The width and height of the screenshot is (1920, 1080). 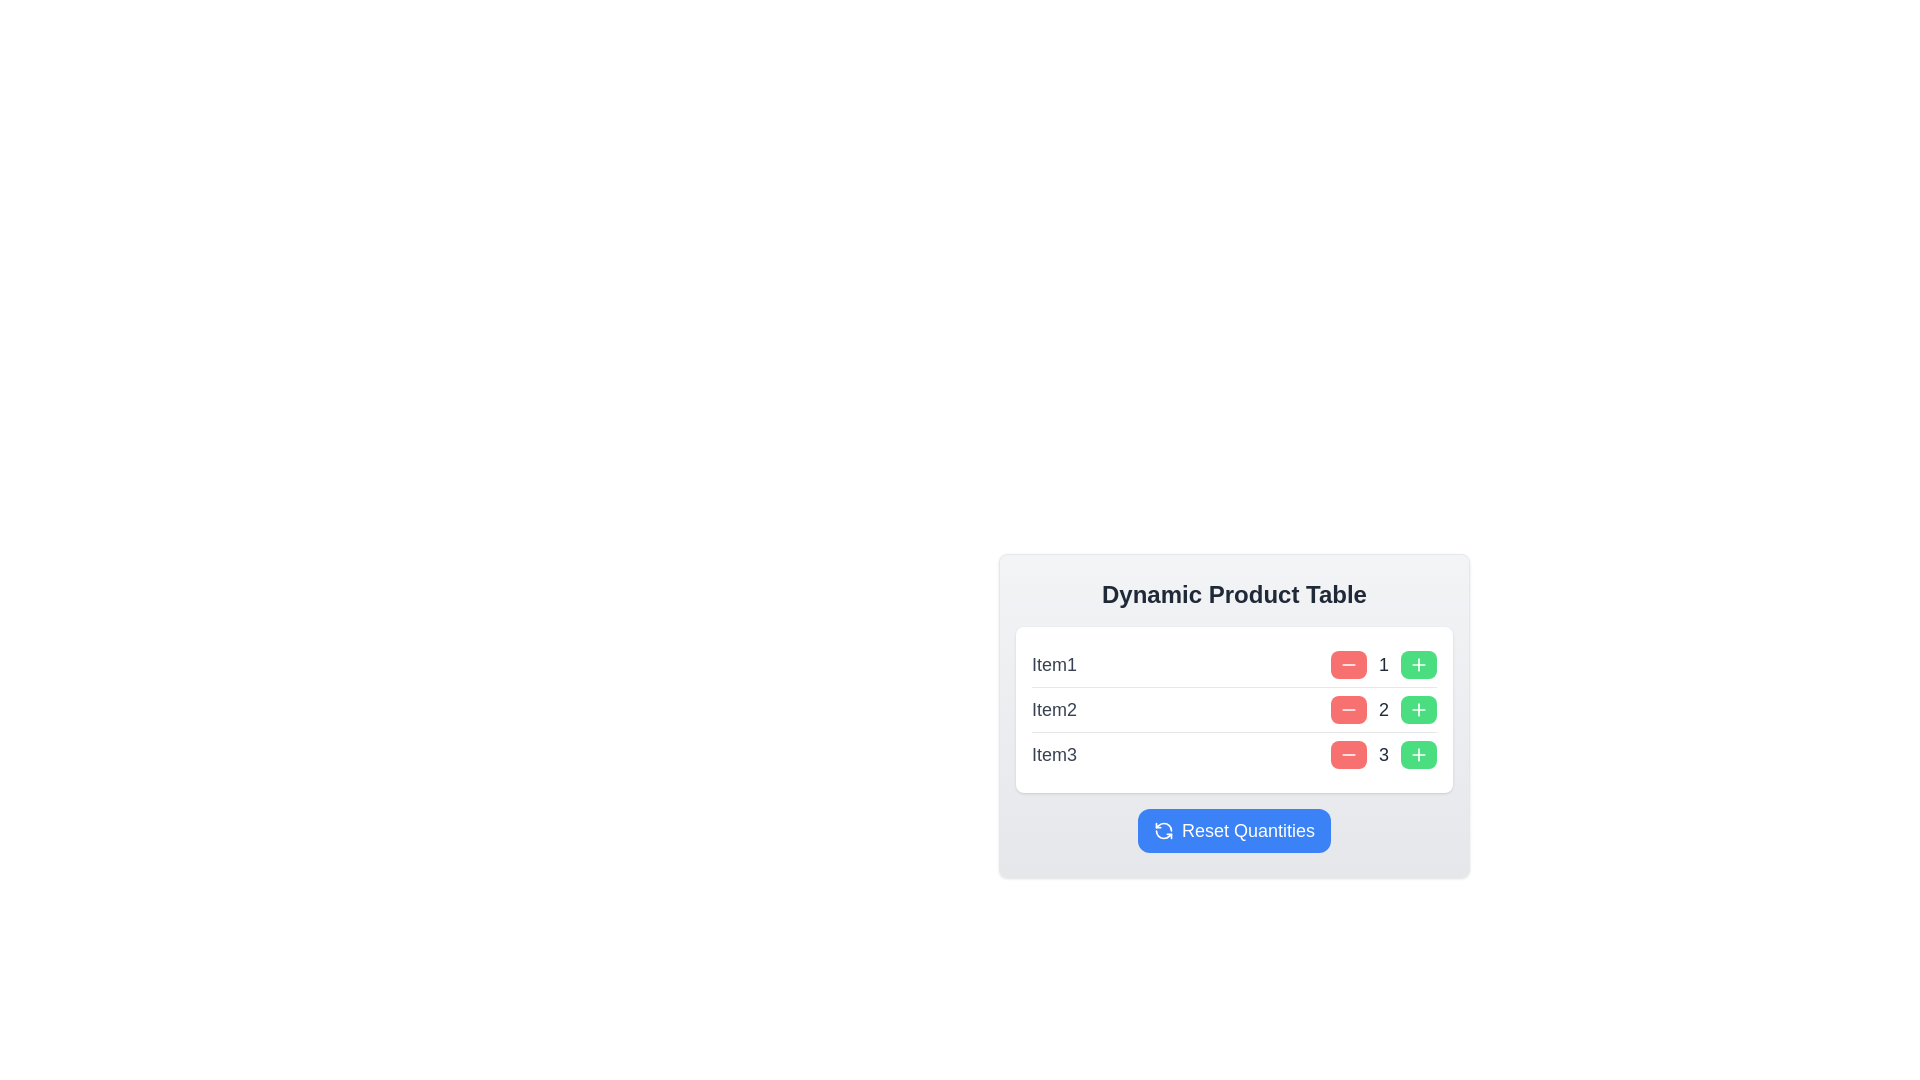 What do you see at coordinates (1233, 830) in the screenshot?
I see `the blue button labeled 'Reset Quantities' to interact with its tooltip, if any` at bounding box center [1233, 830].